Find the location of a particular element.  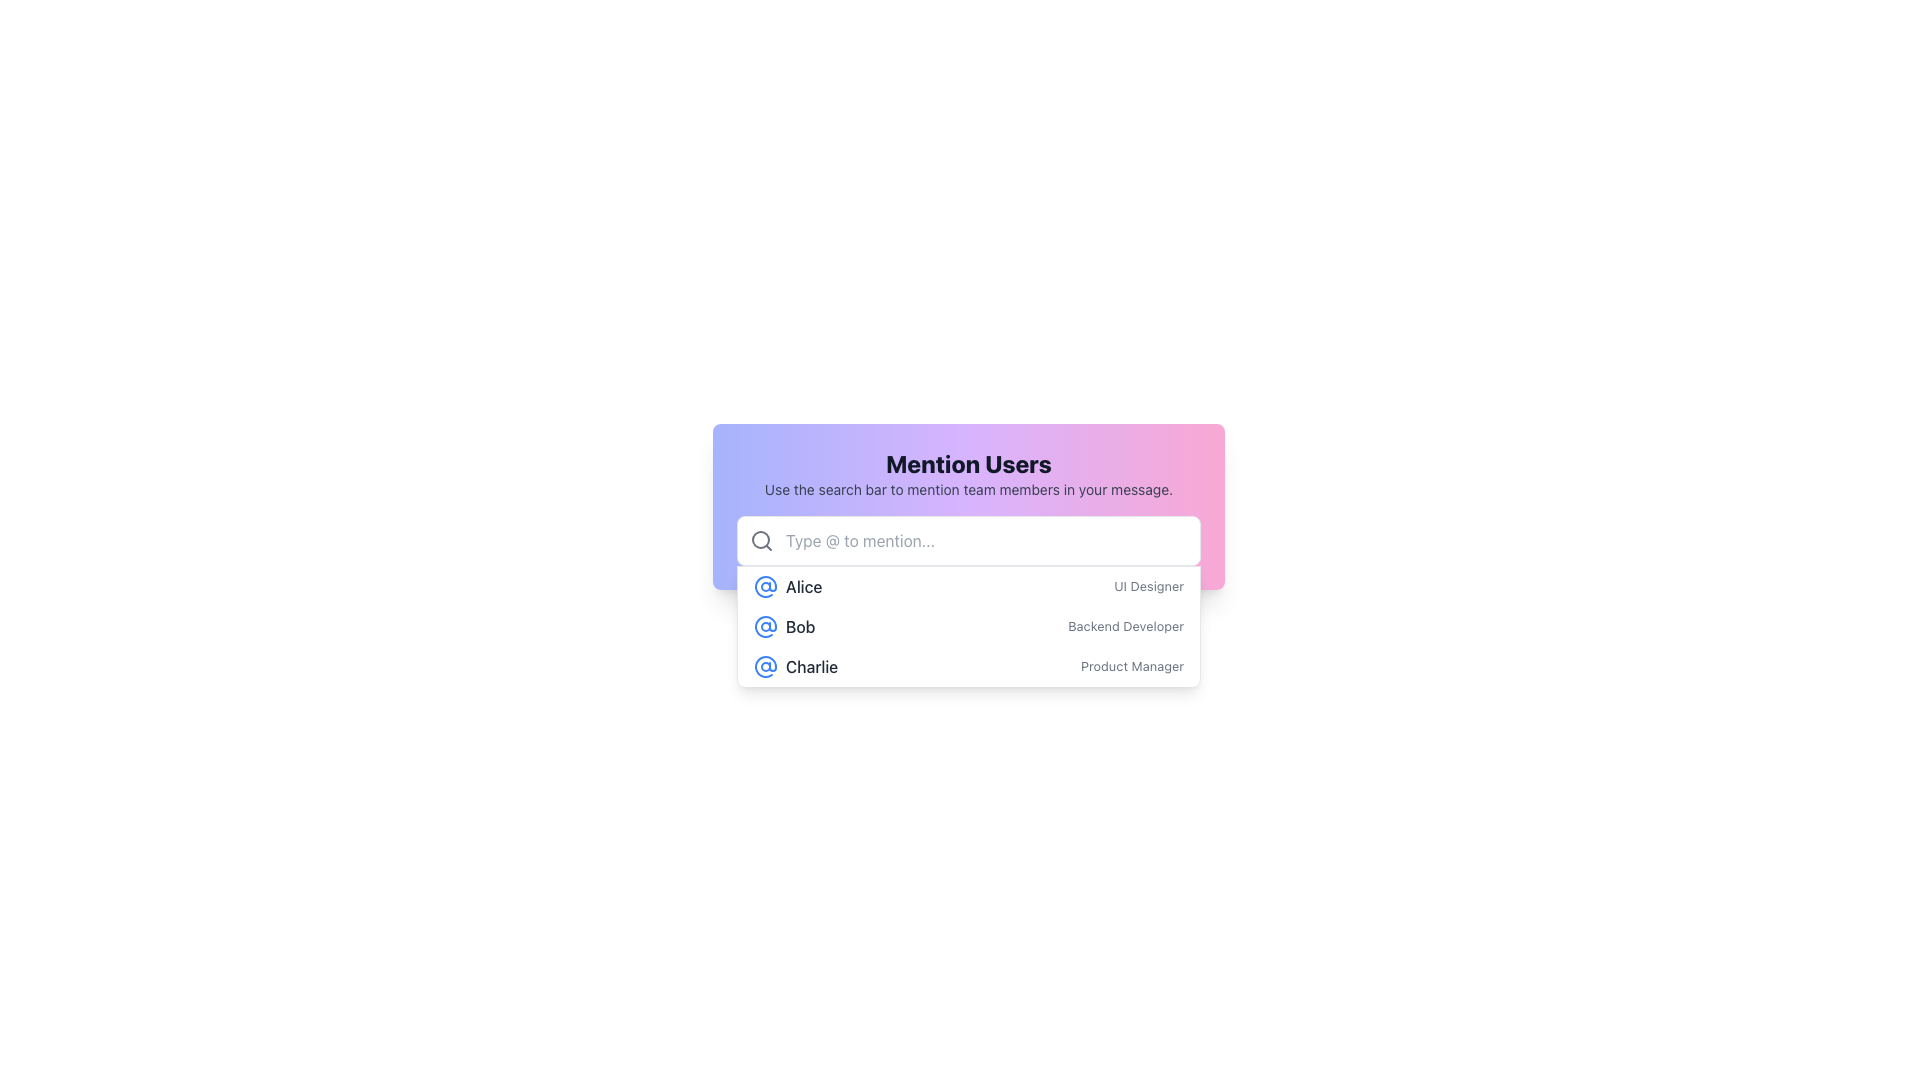

the text label displaying 'Alice' in the user mention suggestion list is located at coordinates (804, 585).